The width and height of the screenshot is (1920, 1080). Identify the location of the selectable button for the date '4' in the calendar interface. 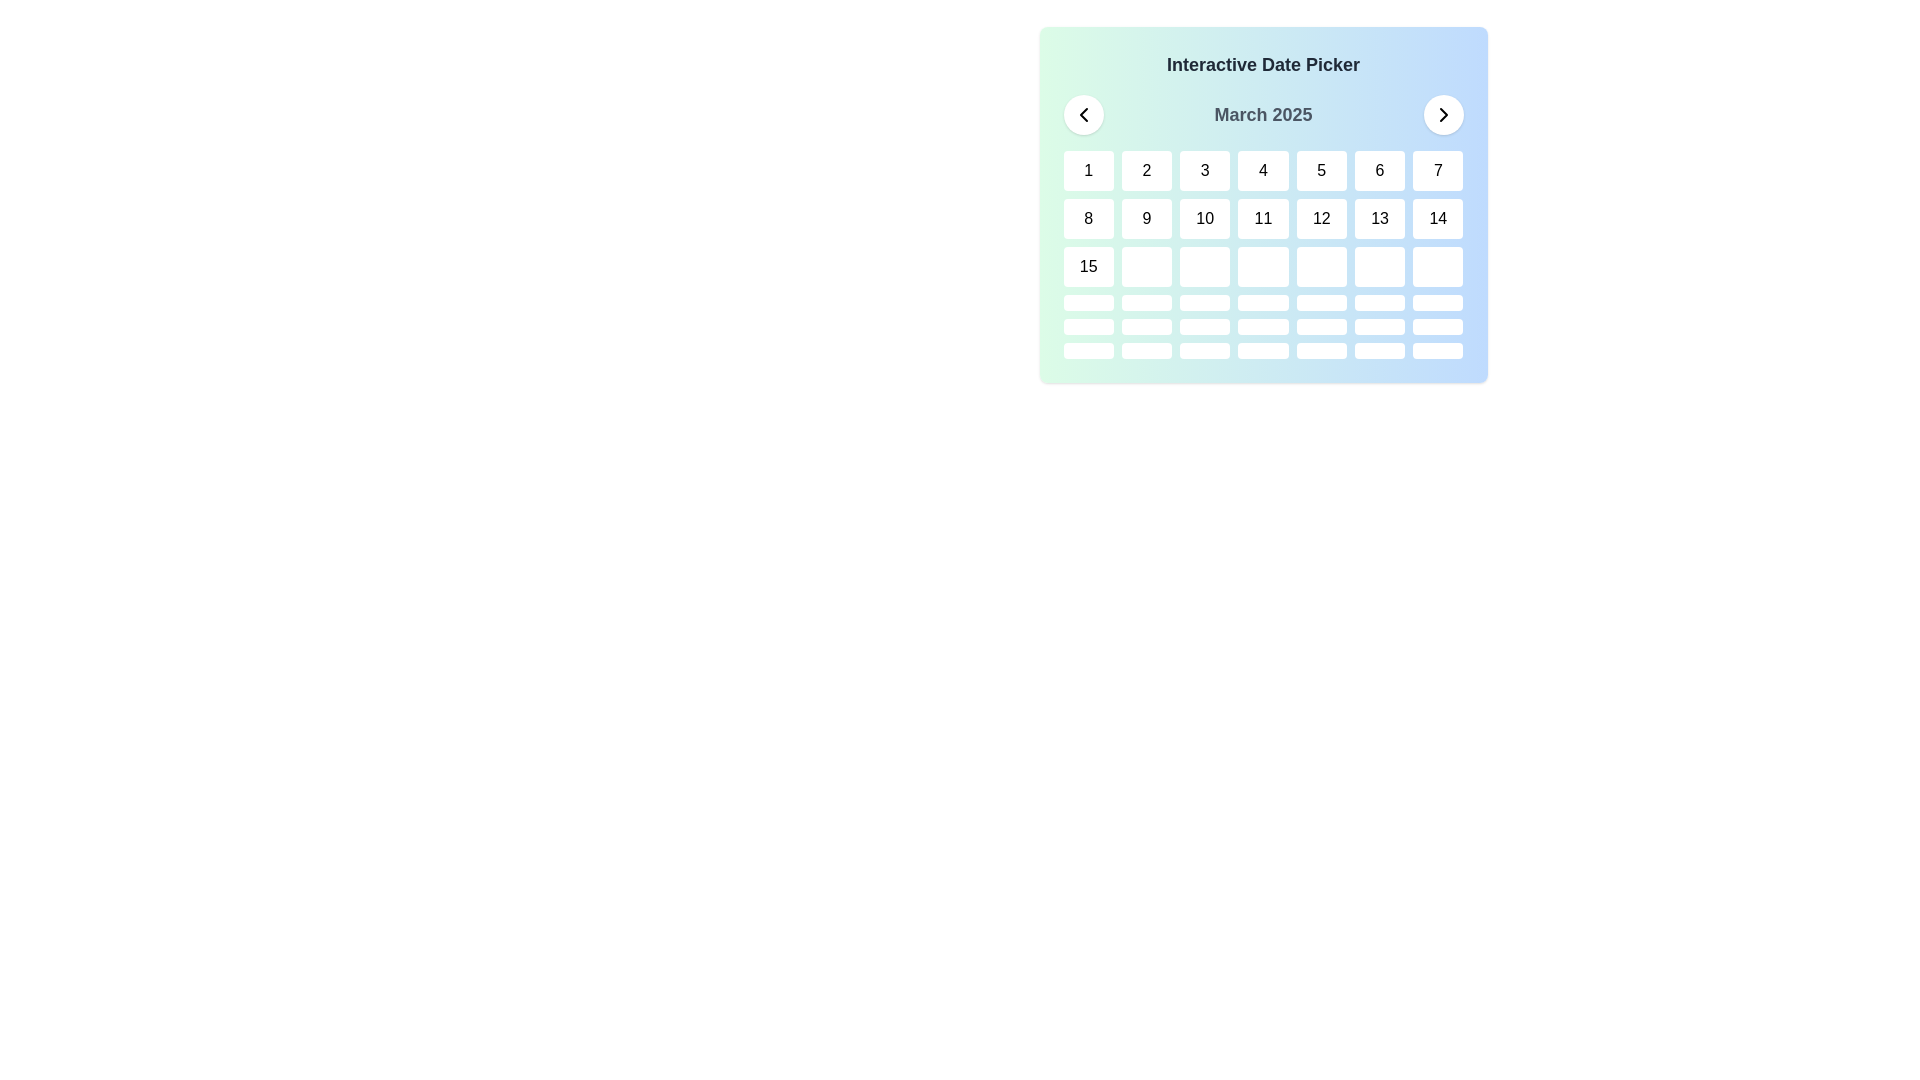
(1262, 169).